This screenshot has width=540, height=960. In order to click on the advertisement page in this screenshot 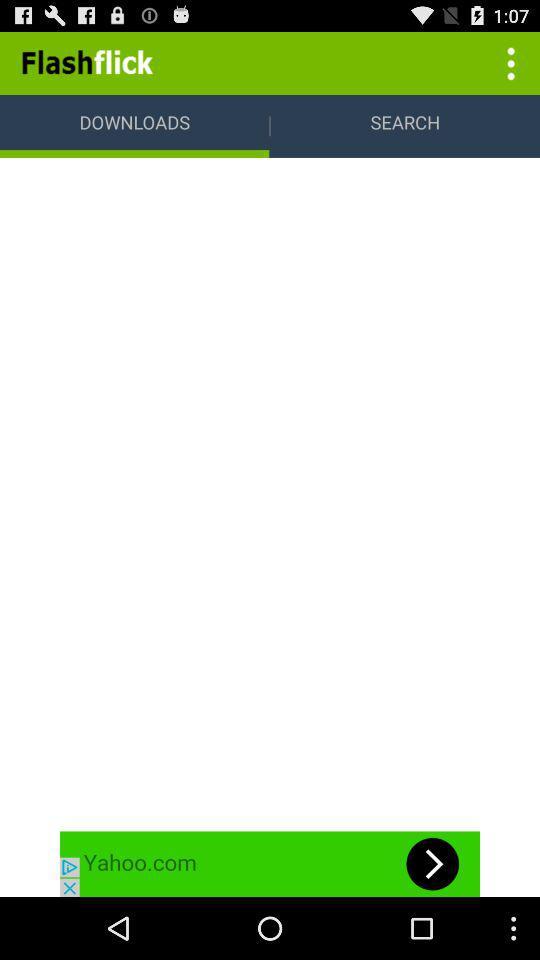, I will do `click(270, 863)`.